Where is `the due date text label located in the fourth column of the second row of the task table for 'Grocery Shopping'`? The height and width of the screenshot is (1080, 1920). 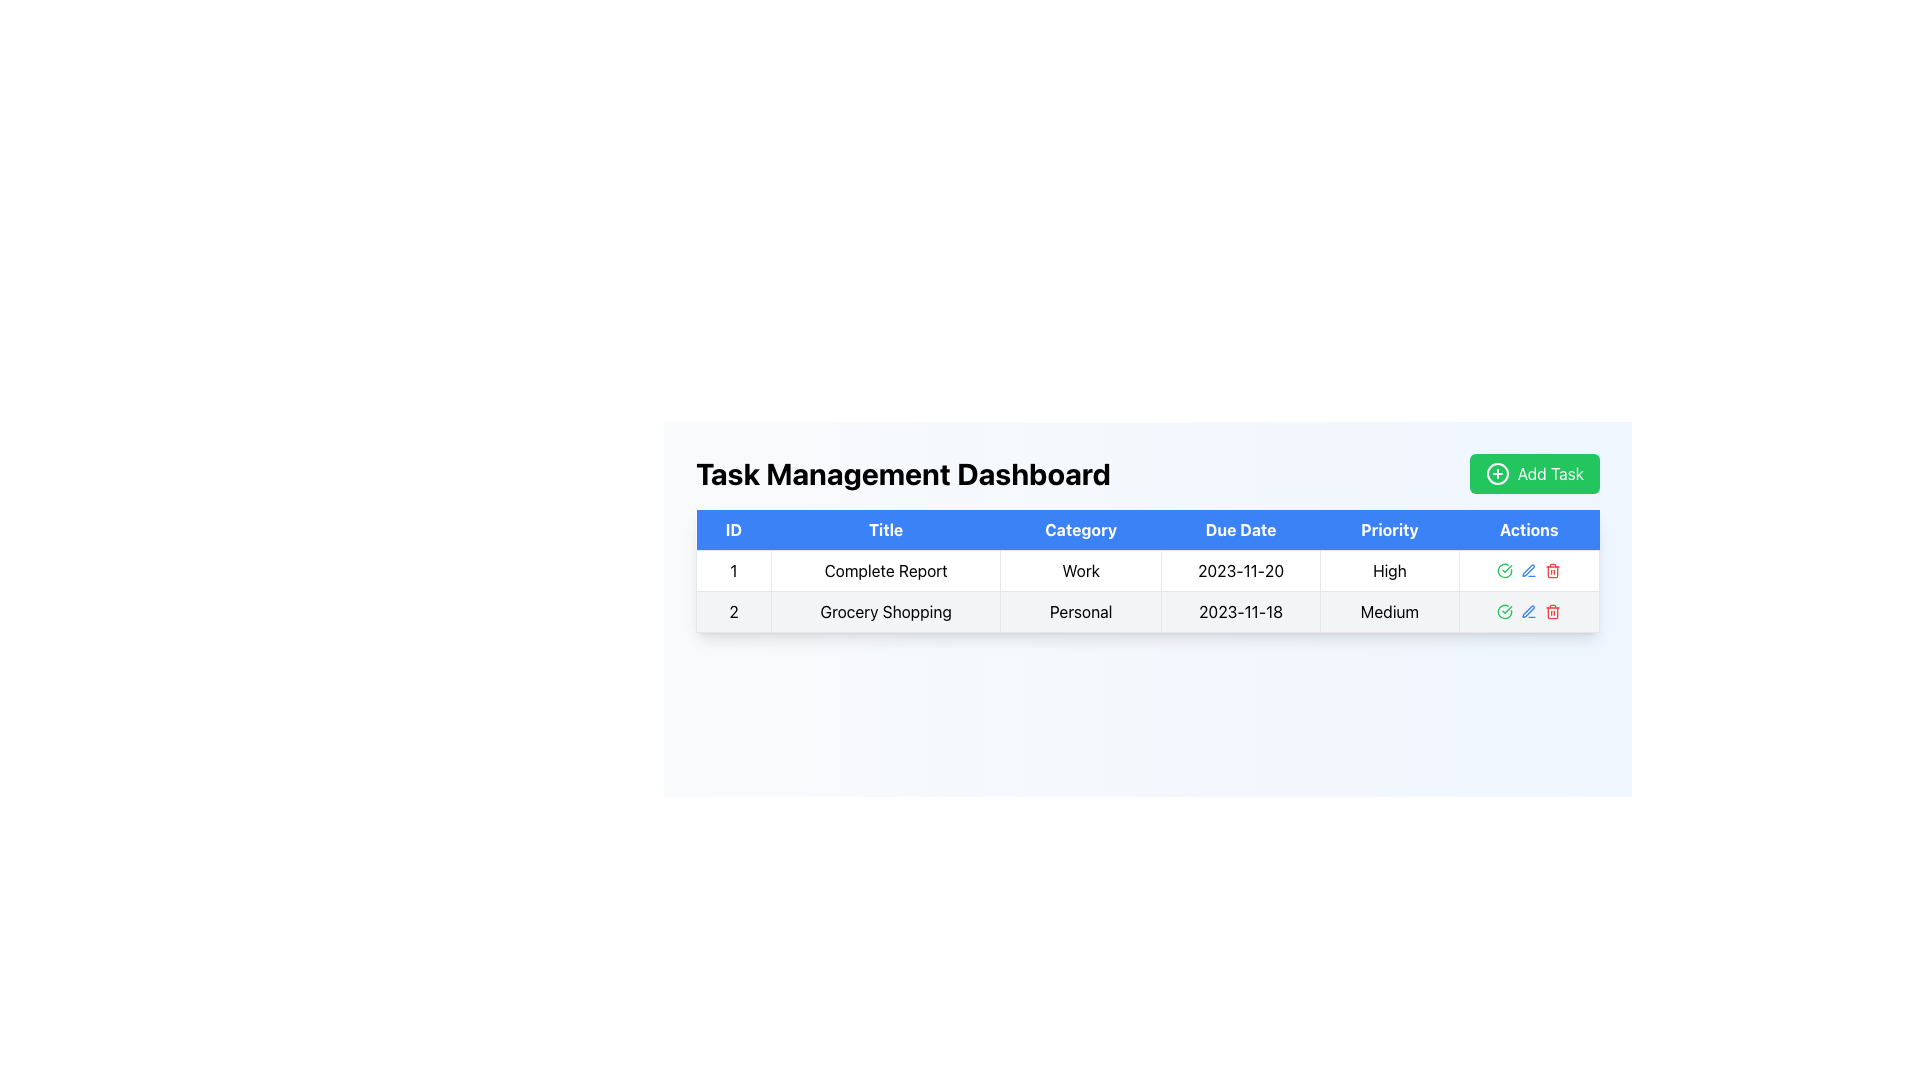
the due date text label located in the fourth column of the second row of the task table for 'Grocery Shopping' is located at coordinates (1240, 611).